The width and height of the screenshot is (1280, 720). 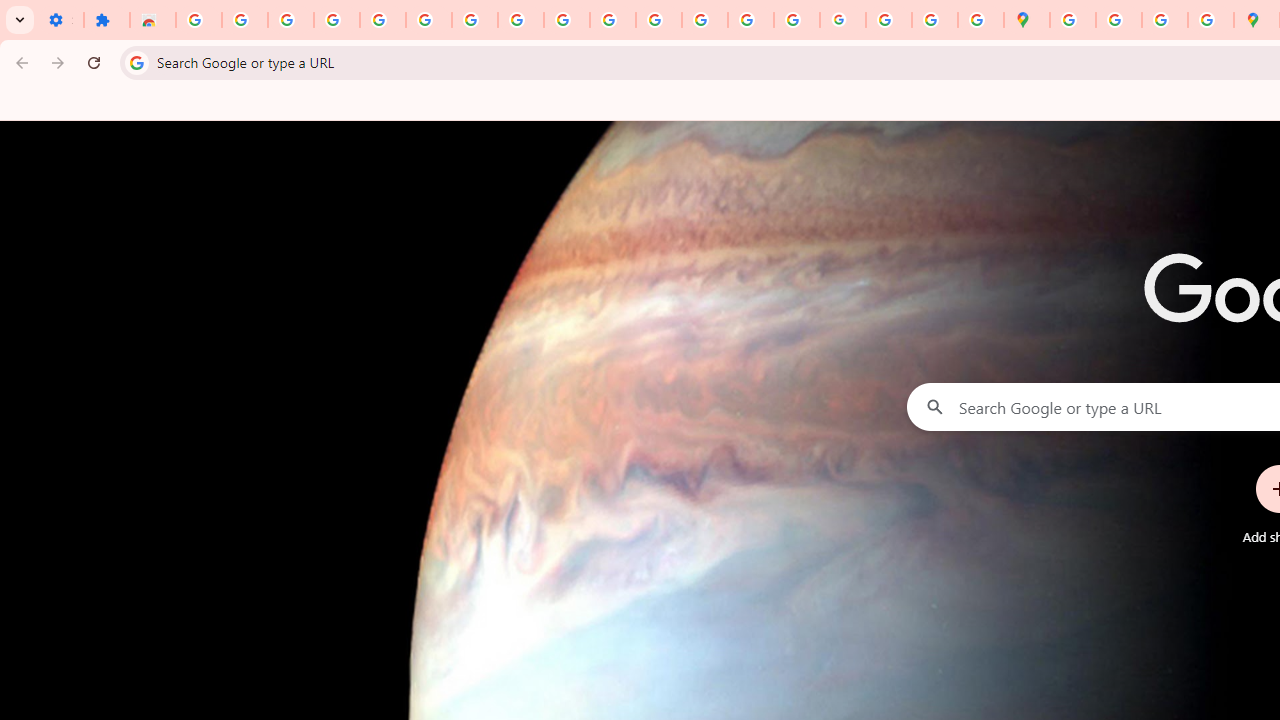 What do you see at coordinates (1026, 20) in the screenshot?
I see `'Google Maps'` at bounding box center [1026, 20].